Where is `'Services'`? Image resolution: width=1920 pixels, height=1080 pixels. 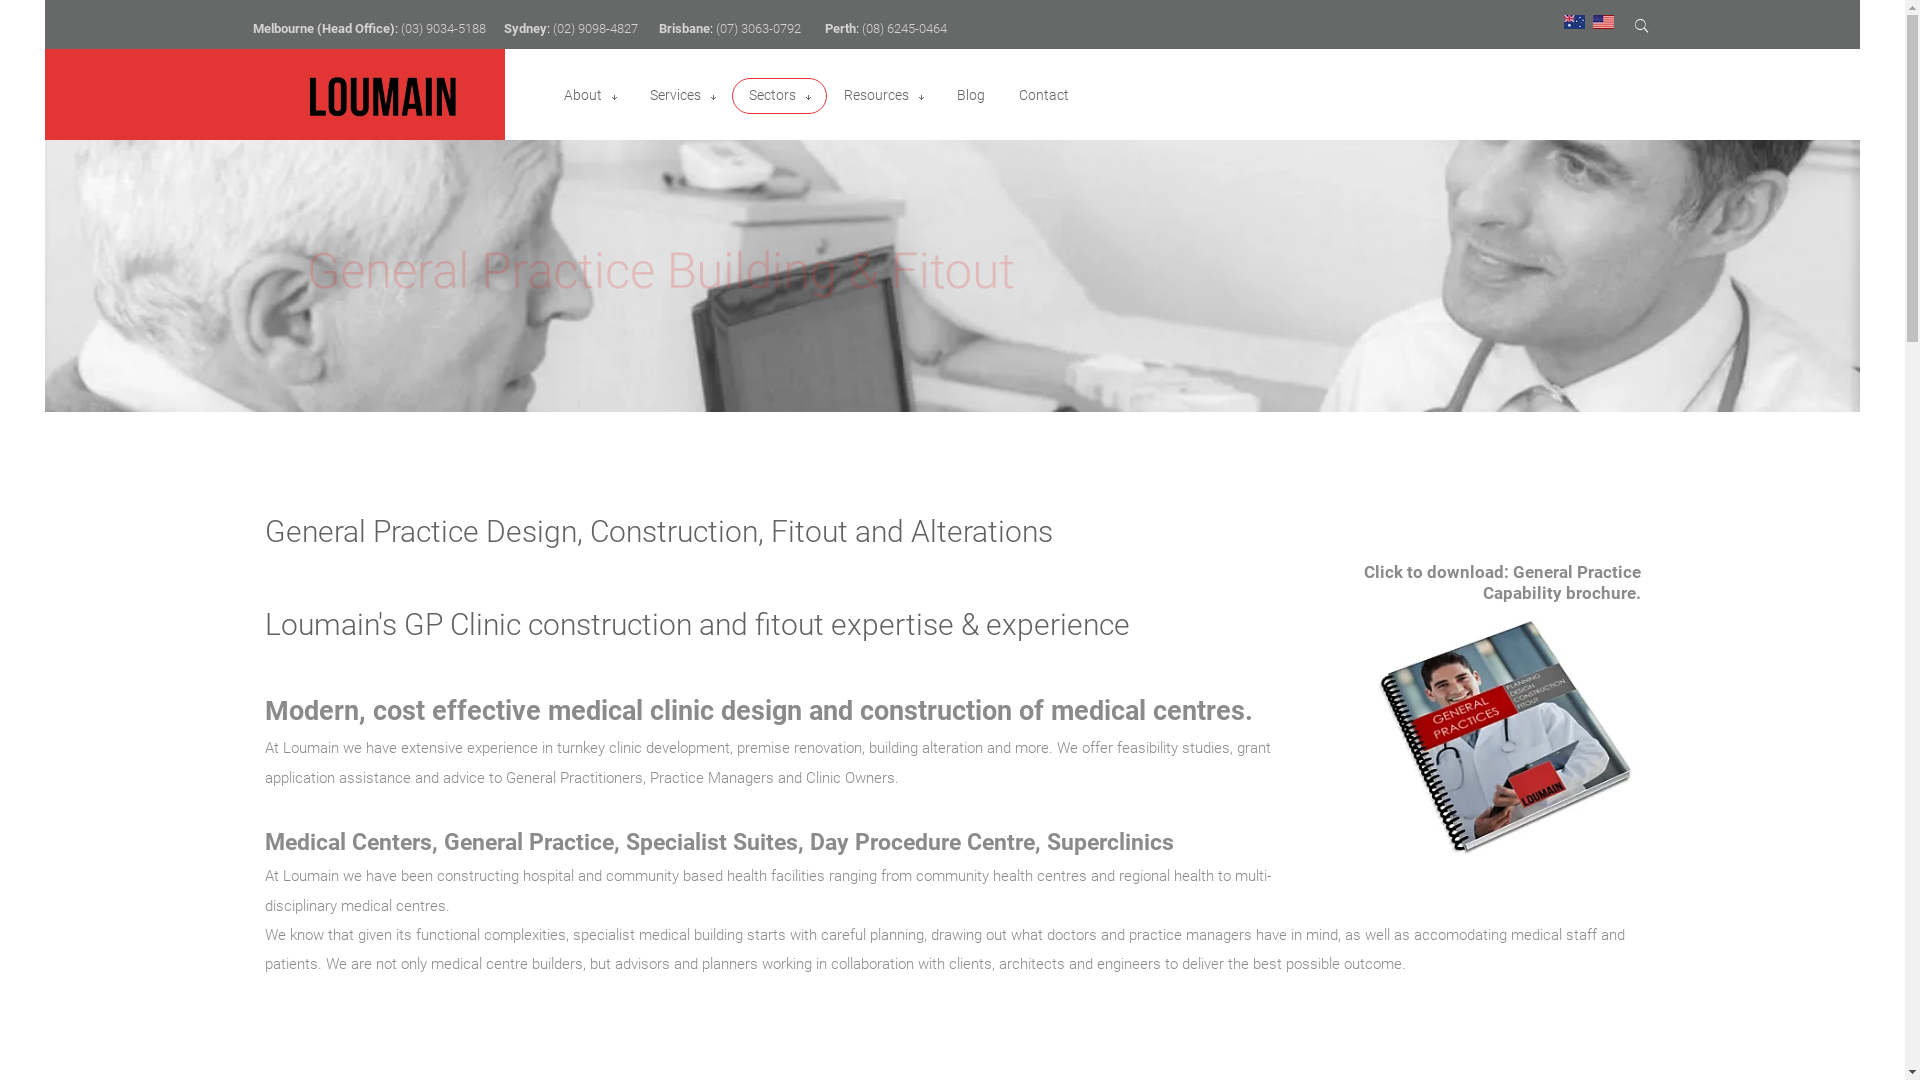 'Services' is located at coordinates (682, 95).